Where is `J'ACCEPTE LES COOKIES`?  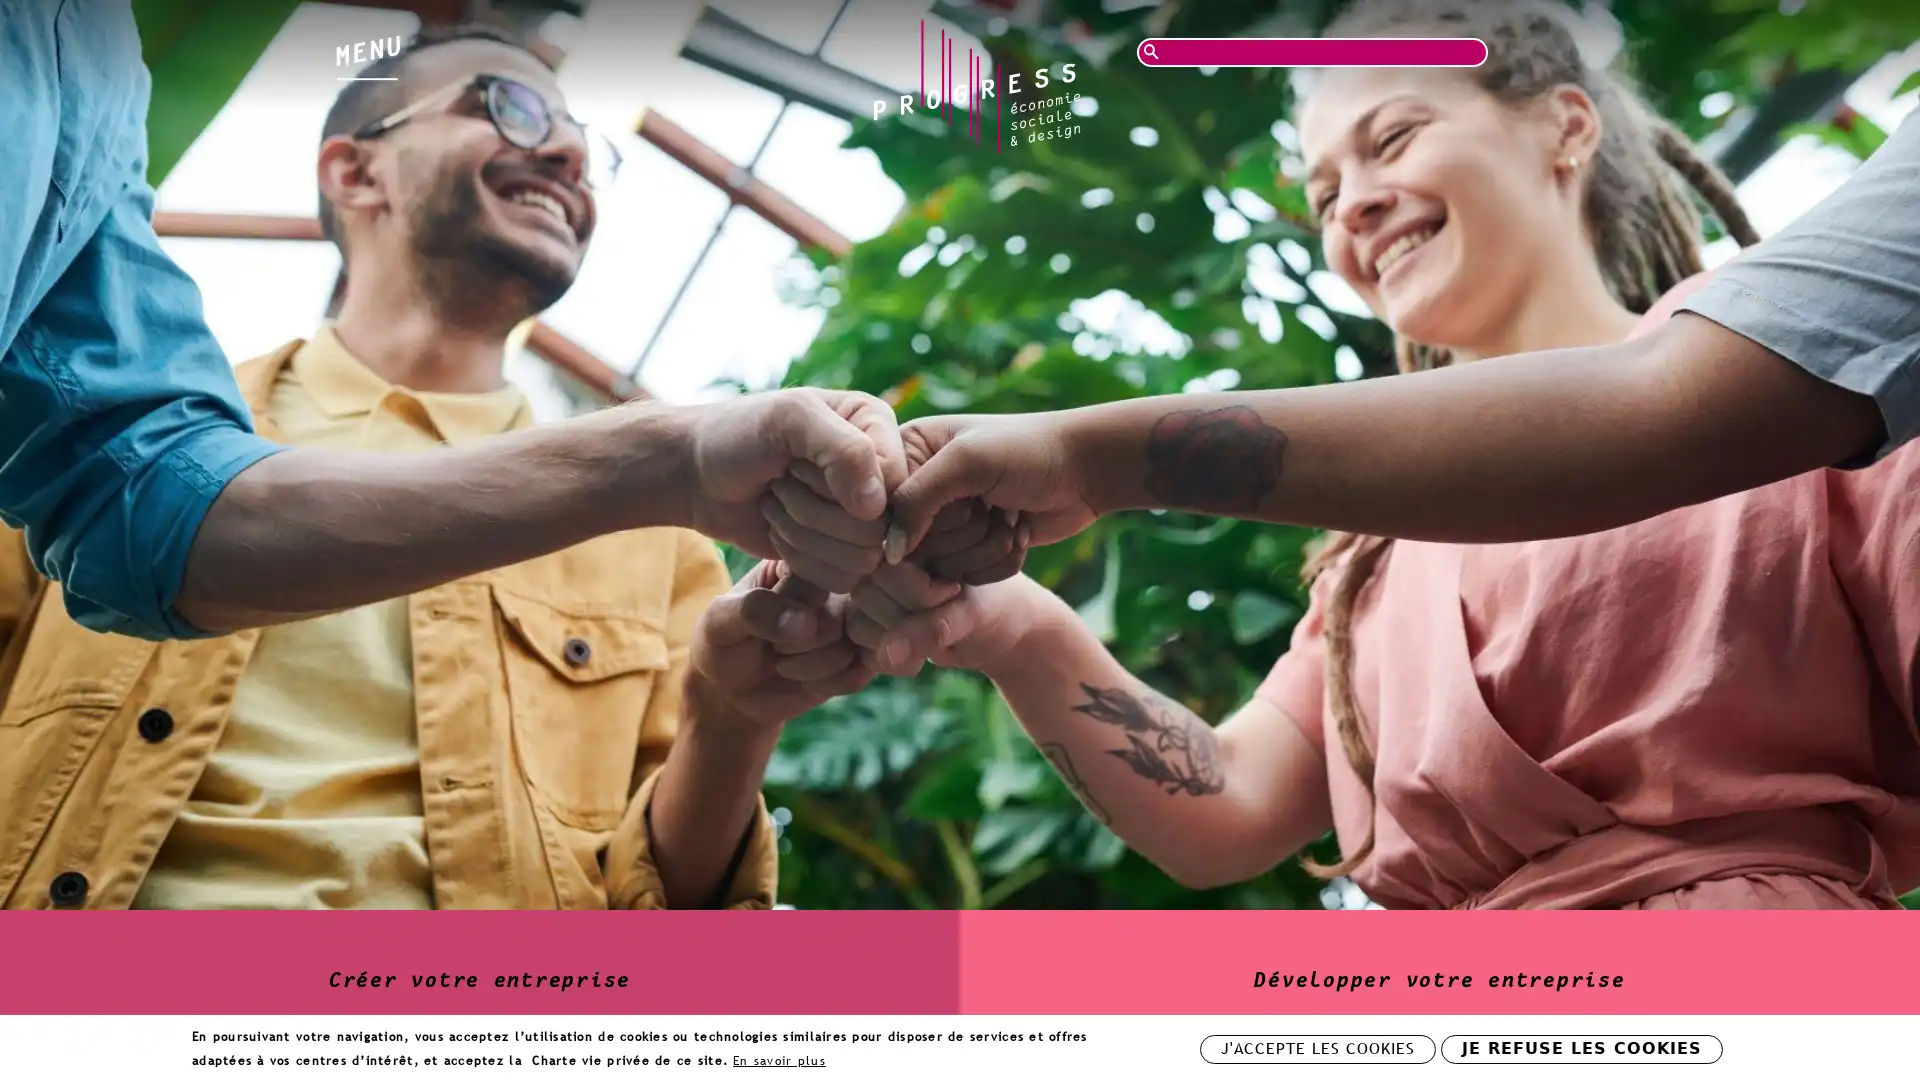 J'ACCEPTE LES COOKIES is located at coordinates (1318, 1048).